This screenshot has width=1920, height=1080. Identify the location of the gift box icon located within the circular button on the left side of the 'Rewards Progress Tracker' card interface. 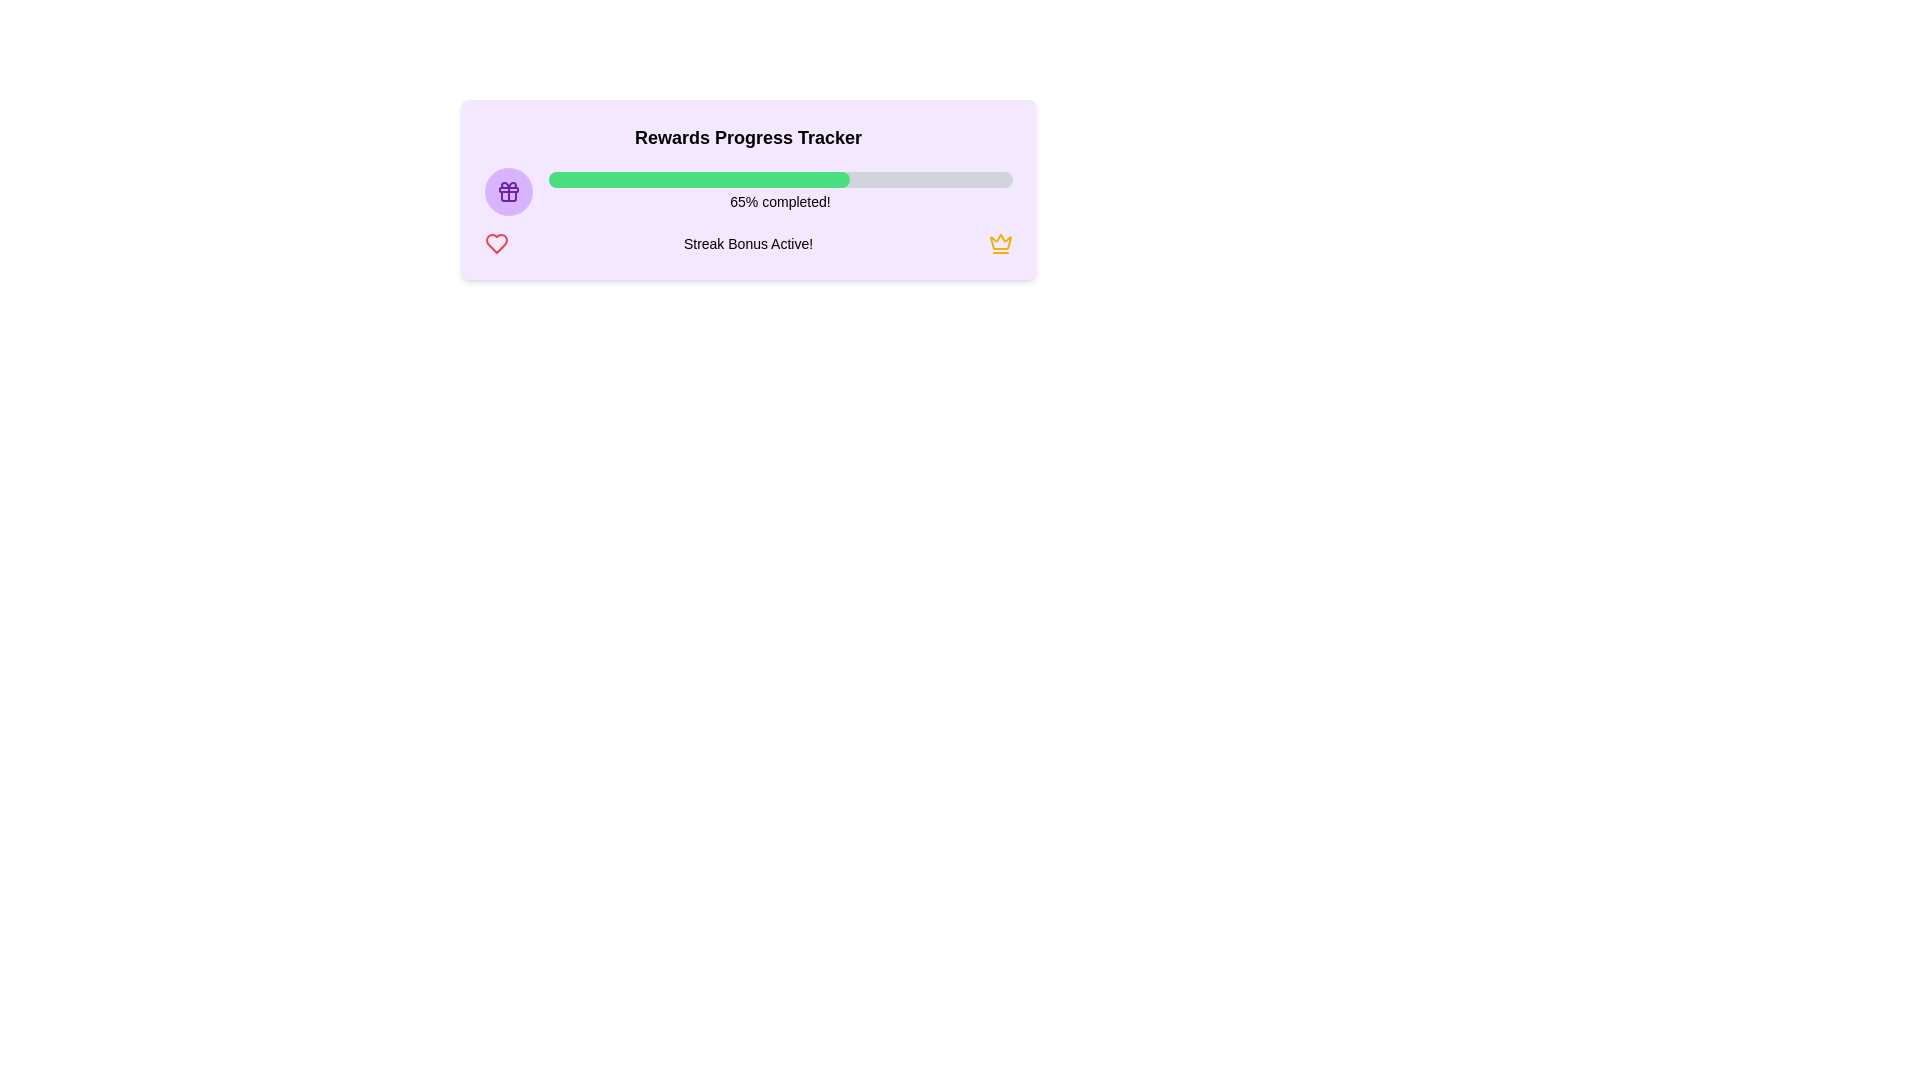
(508, 192).